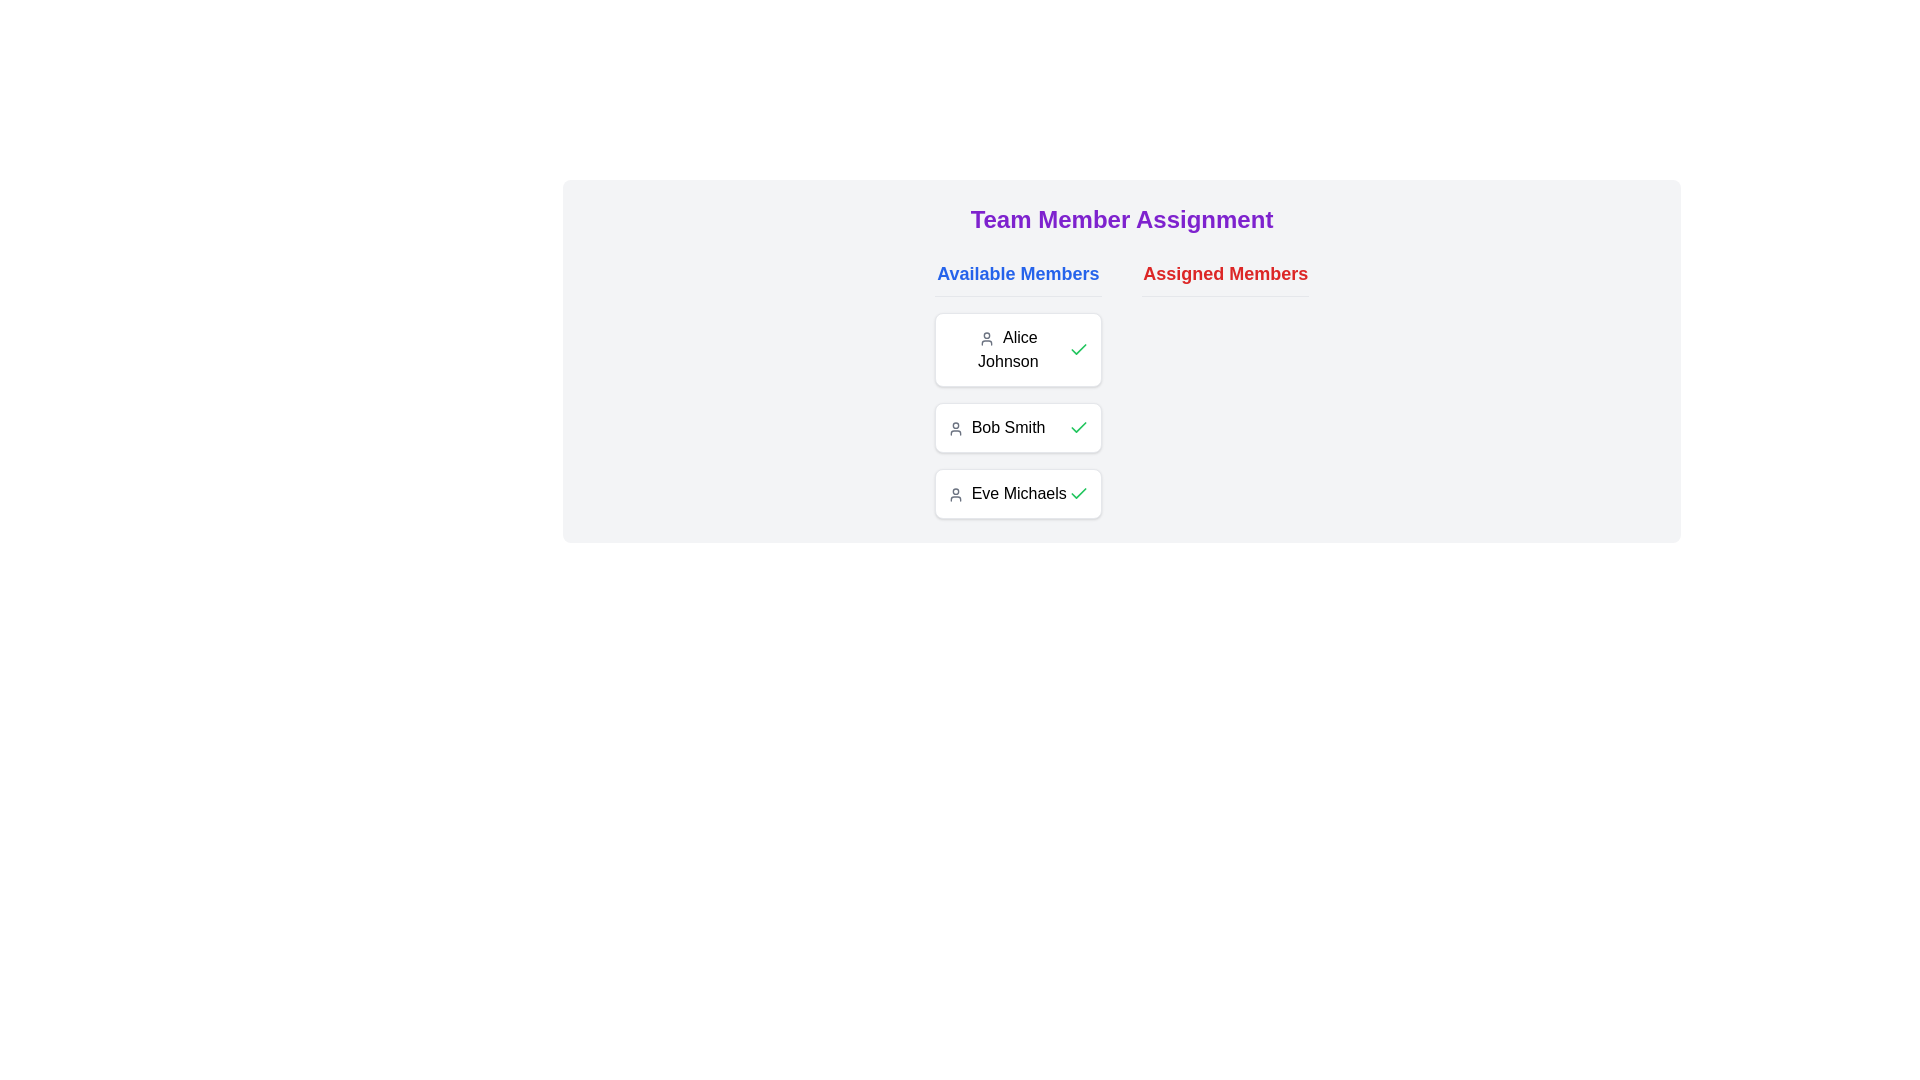 The image size is (1920, 1080). What do you see at coordinates (996, 427) in the screenshot?
I see `the text label identifying the user 'Bob Smith' in the 'Available Members' column` at bounding box center [996, 427].